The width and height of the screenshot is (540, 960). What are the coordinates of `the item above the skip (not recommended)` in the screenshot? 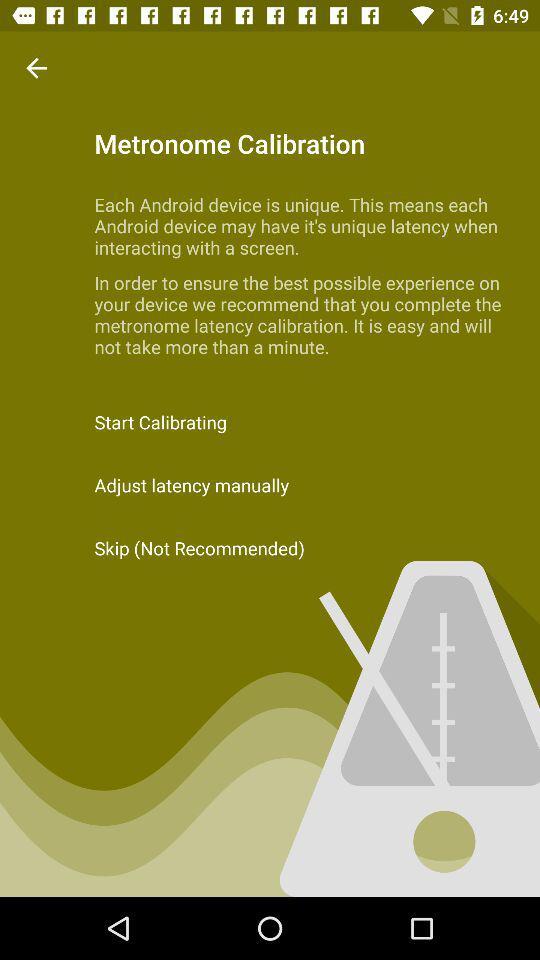 It's located at (270, 484).